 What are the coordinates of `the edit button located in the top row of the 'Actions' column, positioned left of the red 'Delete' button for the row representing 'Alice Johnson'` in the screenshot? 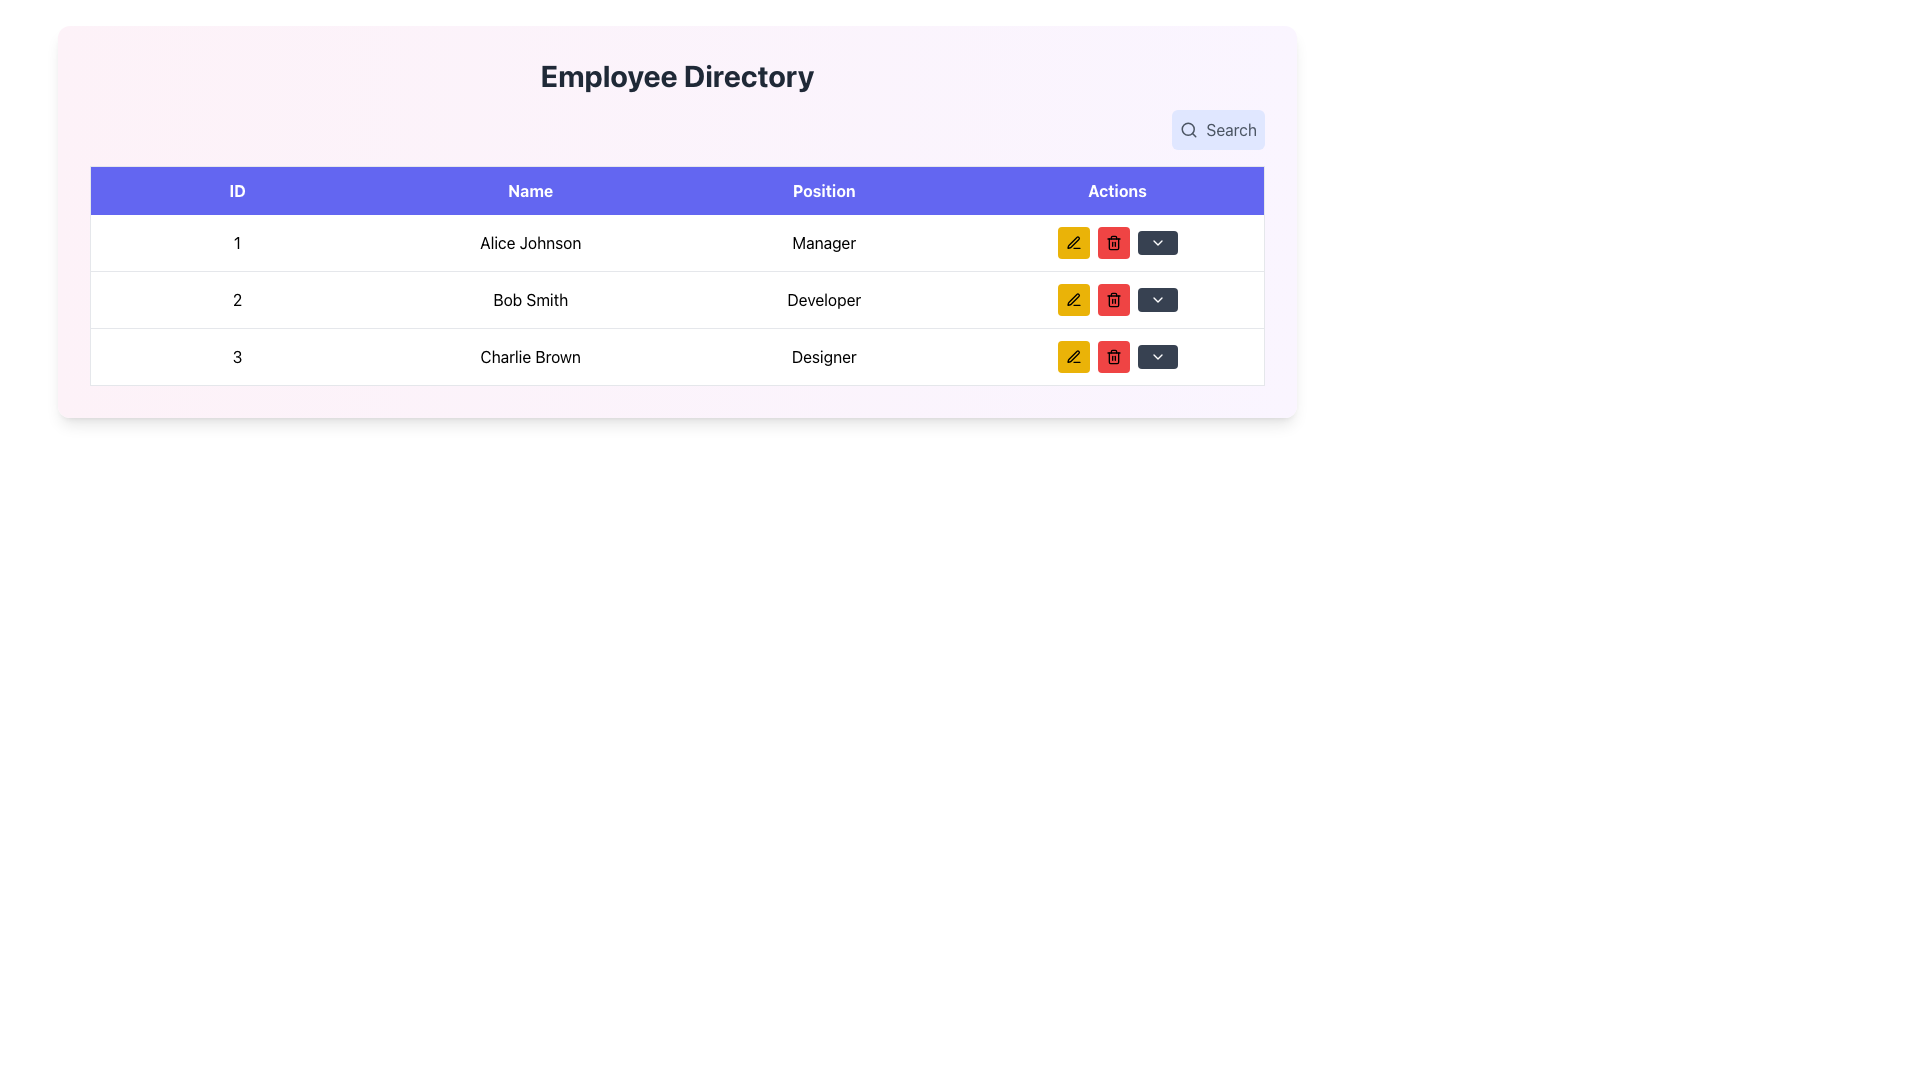 It's located at (1072, 242).